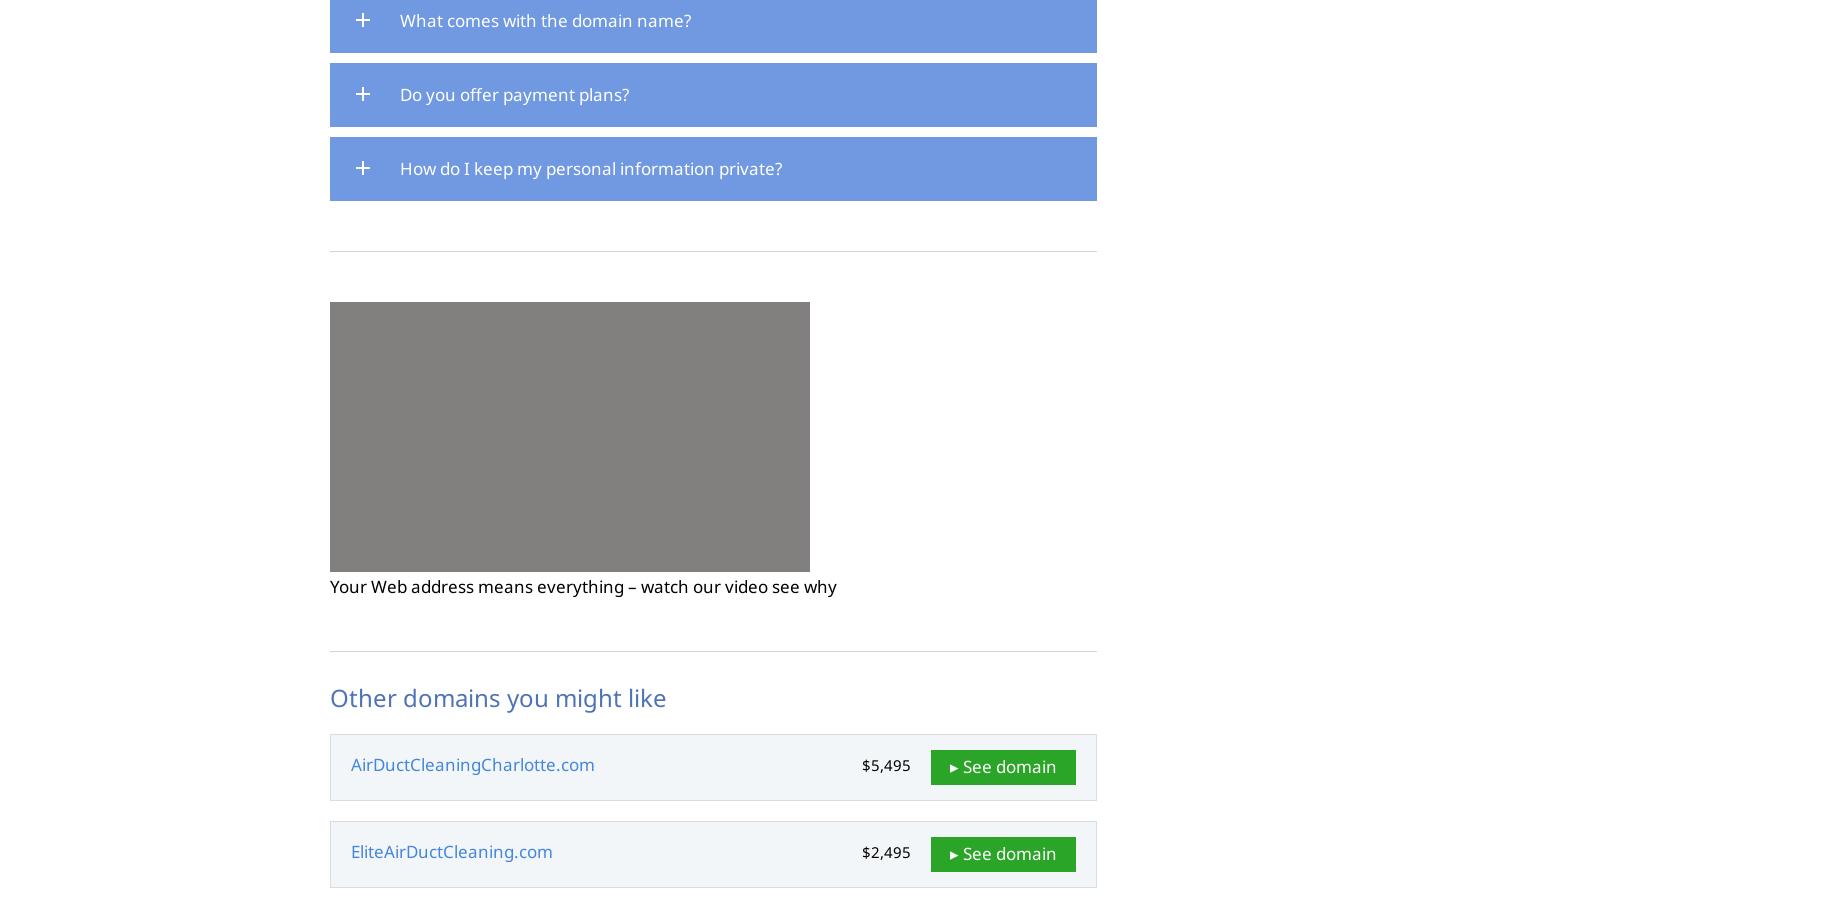 The image size is (1829, 901). I want to click on '$5,495', so click(884, 762).